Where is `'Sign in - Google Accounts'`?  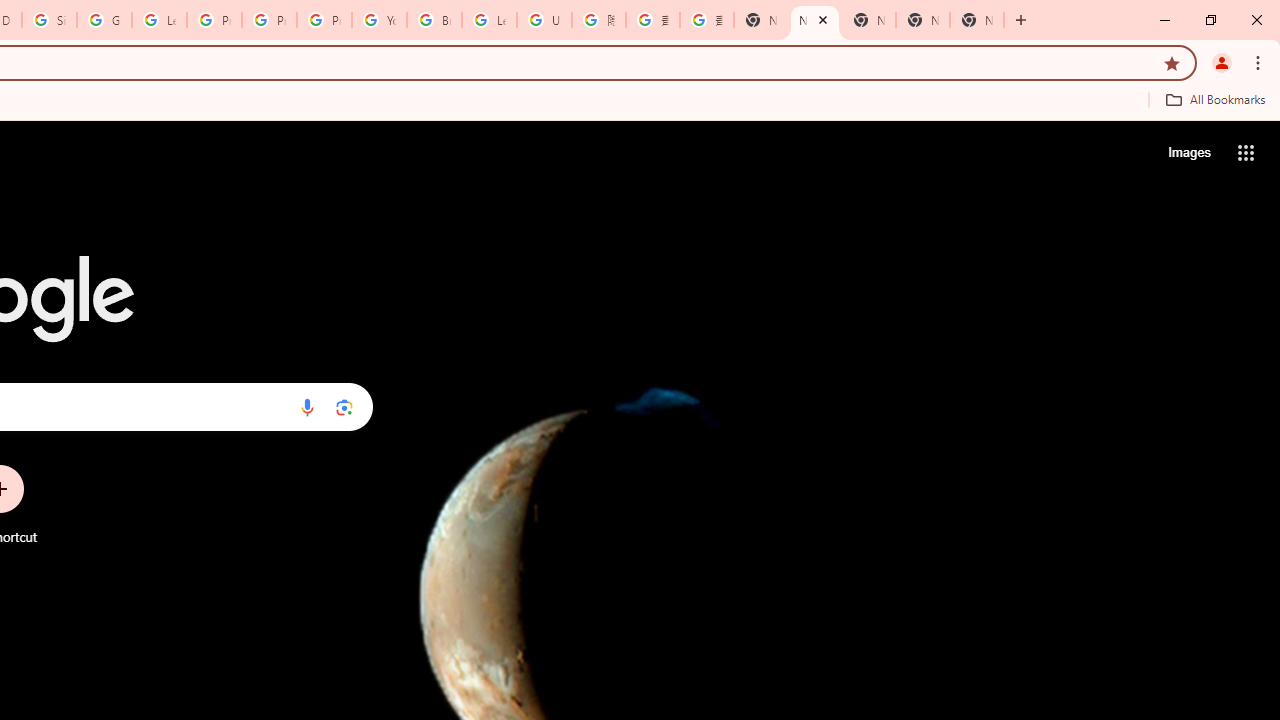 'Sign in - Google Accounts' is located at coordinates (49, 20).